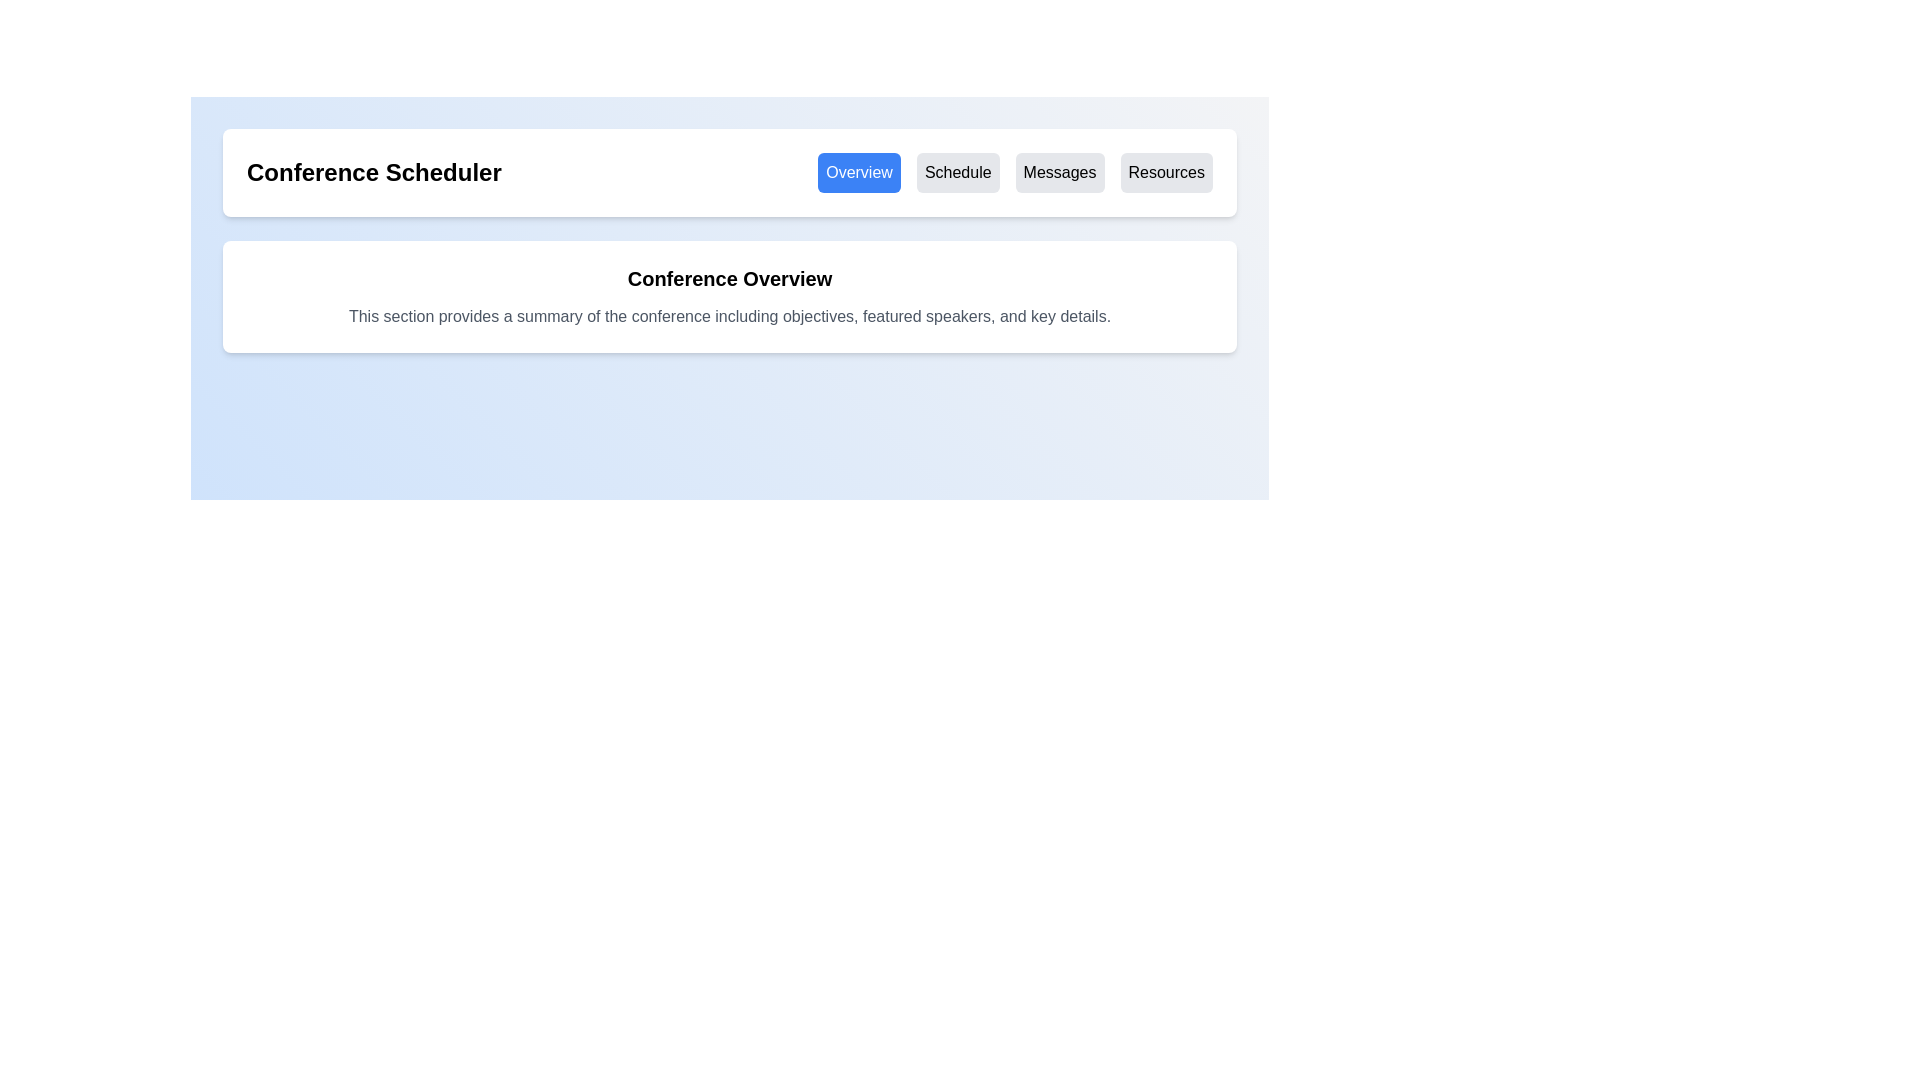  Describe the element at coordinates (1059, 172) in the screenshot. I see `the 'Messages' button, which is the third button in a row of four buttons labeled 'Overview', 'Schedule', 'Messages', and 'Resources'` at that location.